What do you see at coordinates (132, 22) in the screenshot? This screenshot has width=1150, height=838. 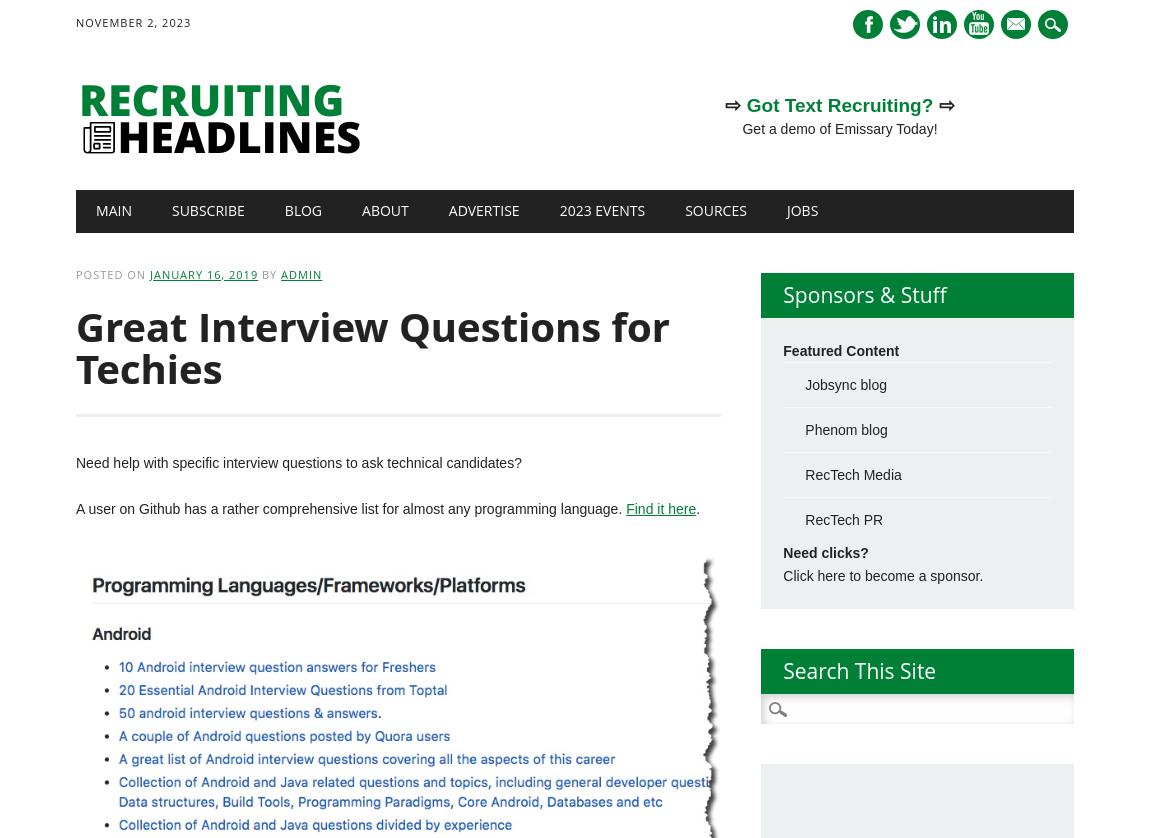 I see `'November 2, 2023'` at bounding box center [132, 22].